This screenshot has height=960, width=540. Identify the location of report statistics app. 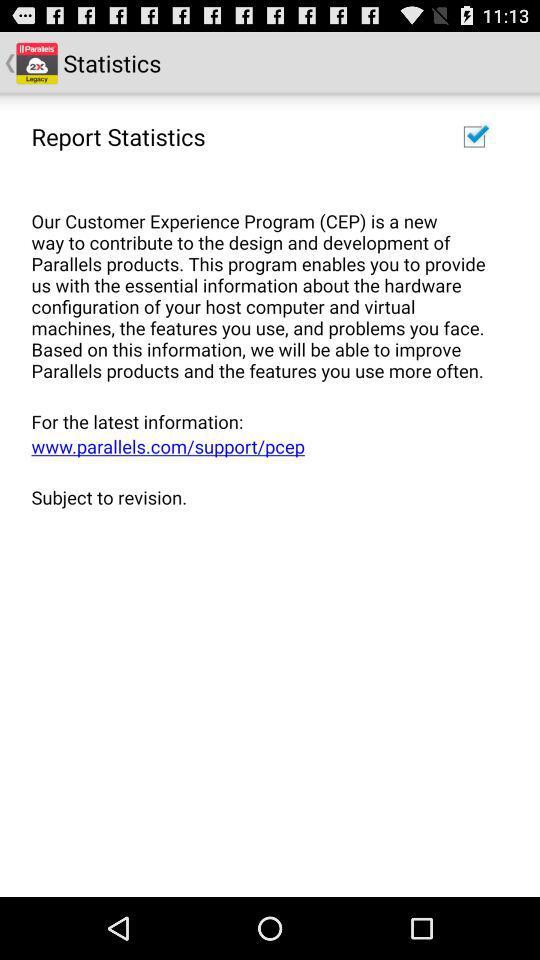
(118, 135).